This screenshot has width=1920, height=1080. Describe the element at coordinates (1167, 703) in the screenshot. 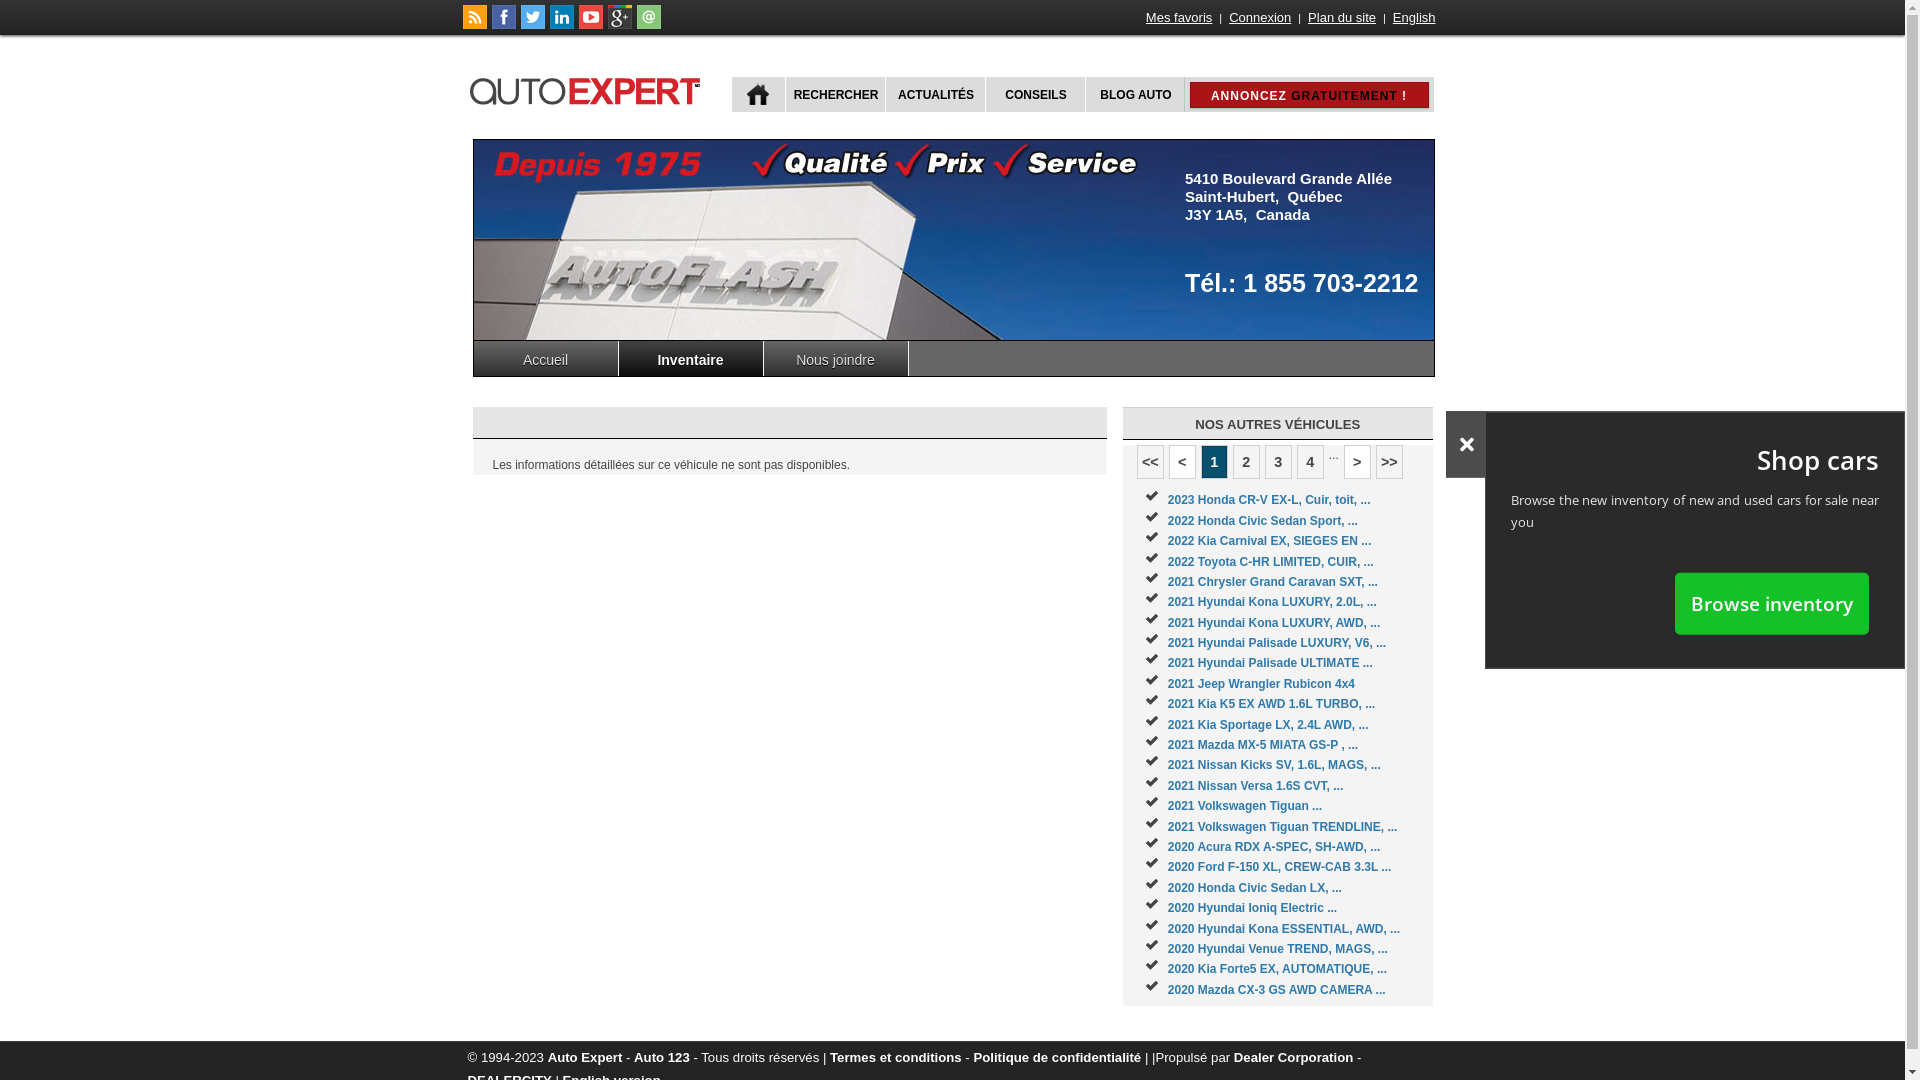

I see `'2021 Kia K5 EX AWD 1.6L TURBO, ...'` at that location.